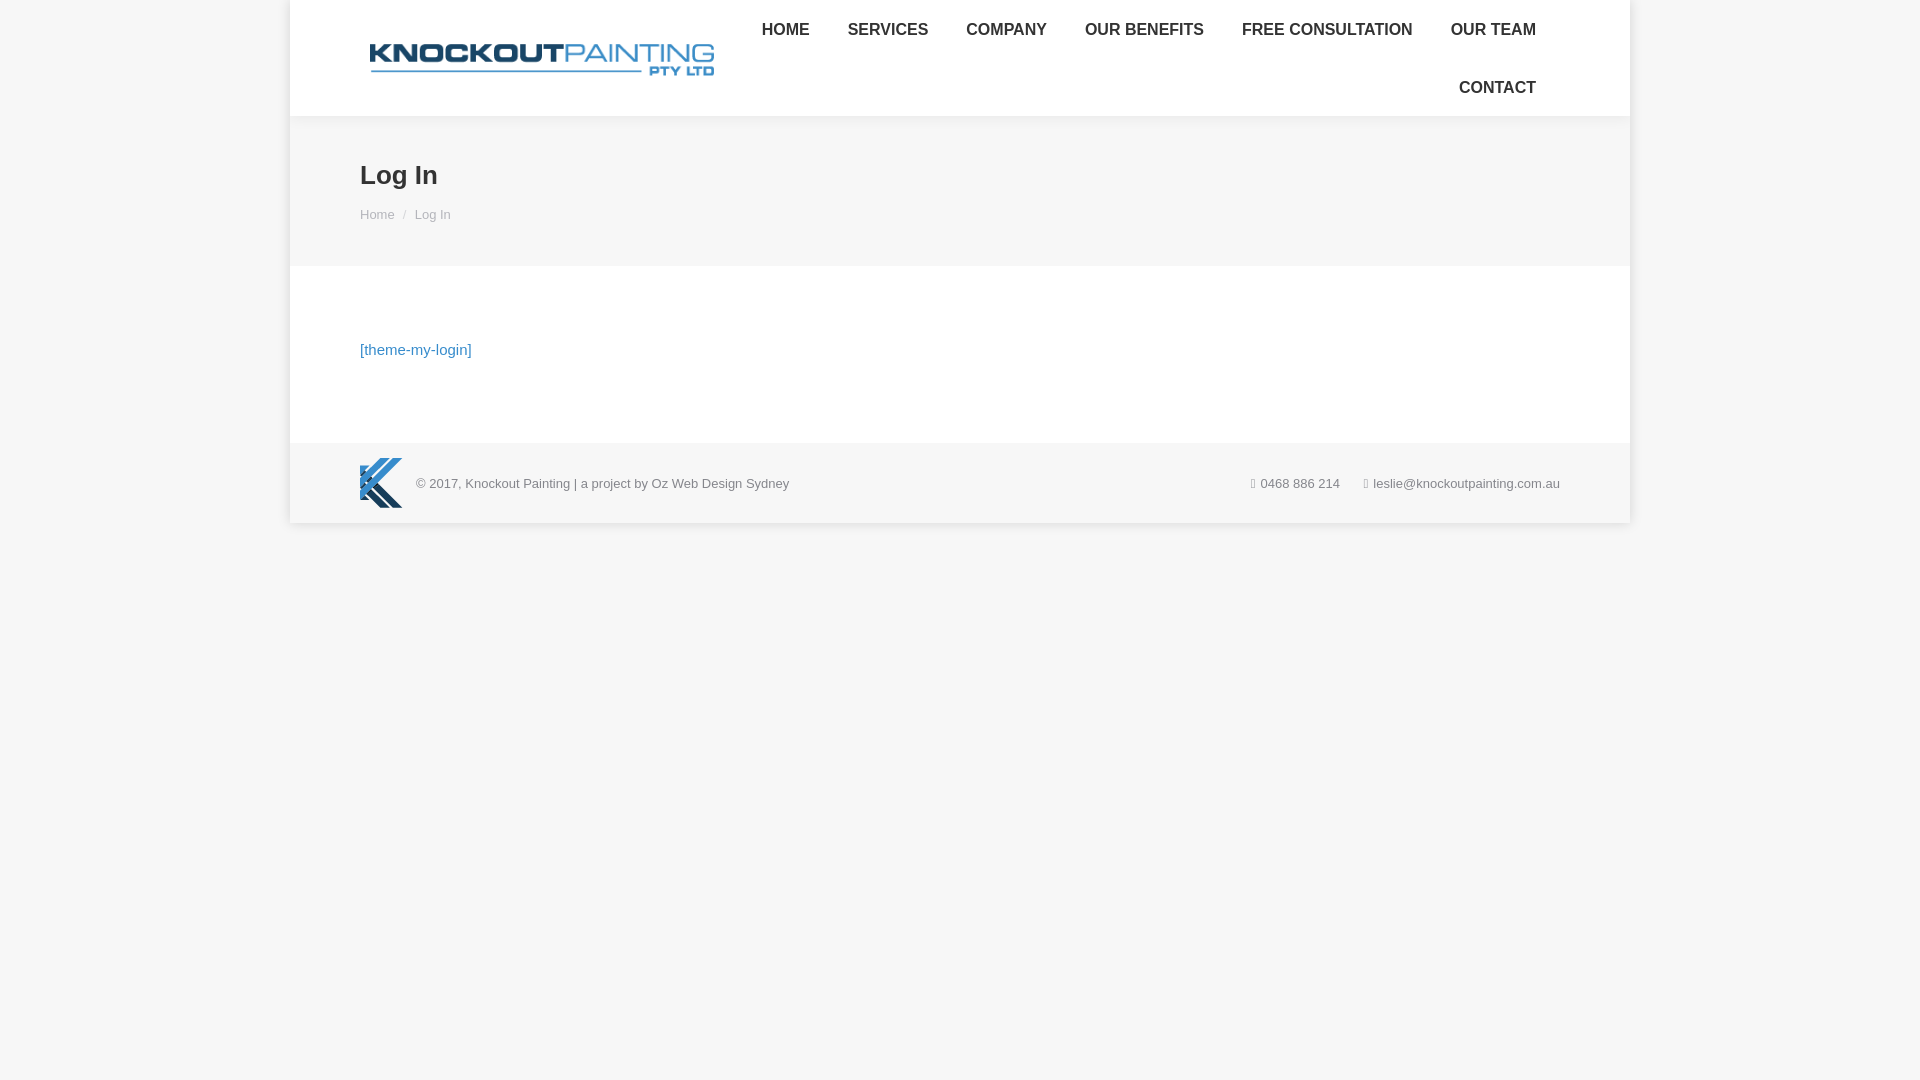 The height and width of the screenshot is (1080, 1920). What do you see at coordinates (747, 29) in the screenshot?
I see `'HOME'` at bounding box center [747, 29].